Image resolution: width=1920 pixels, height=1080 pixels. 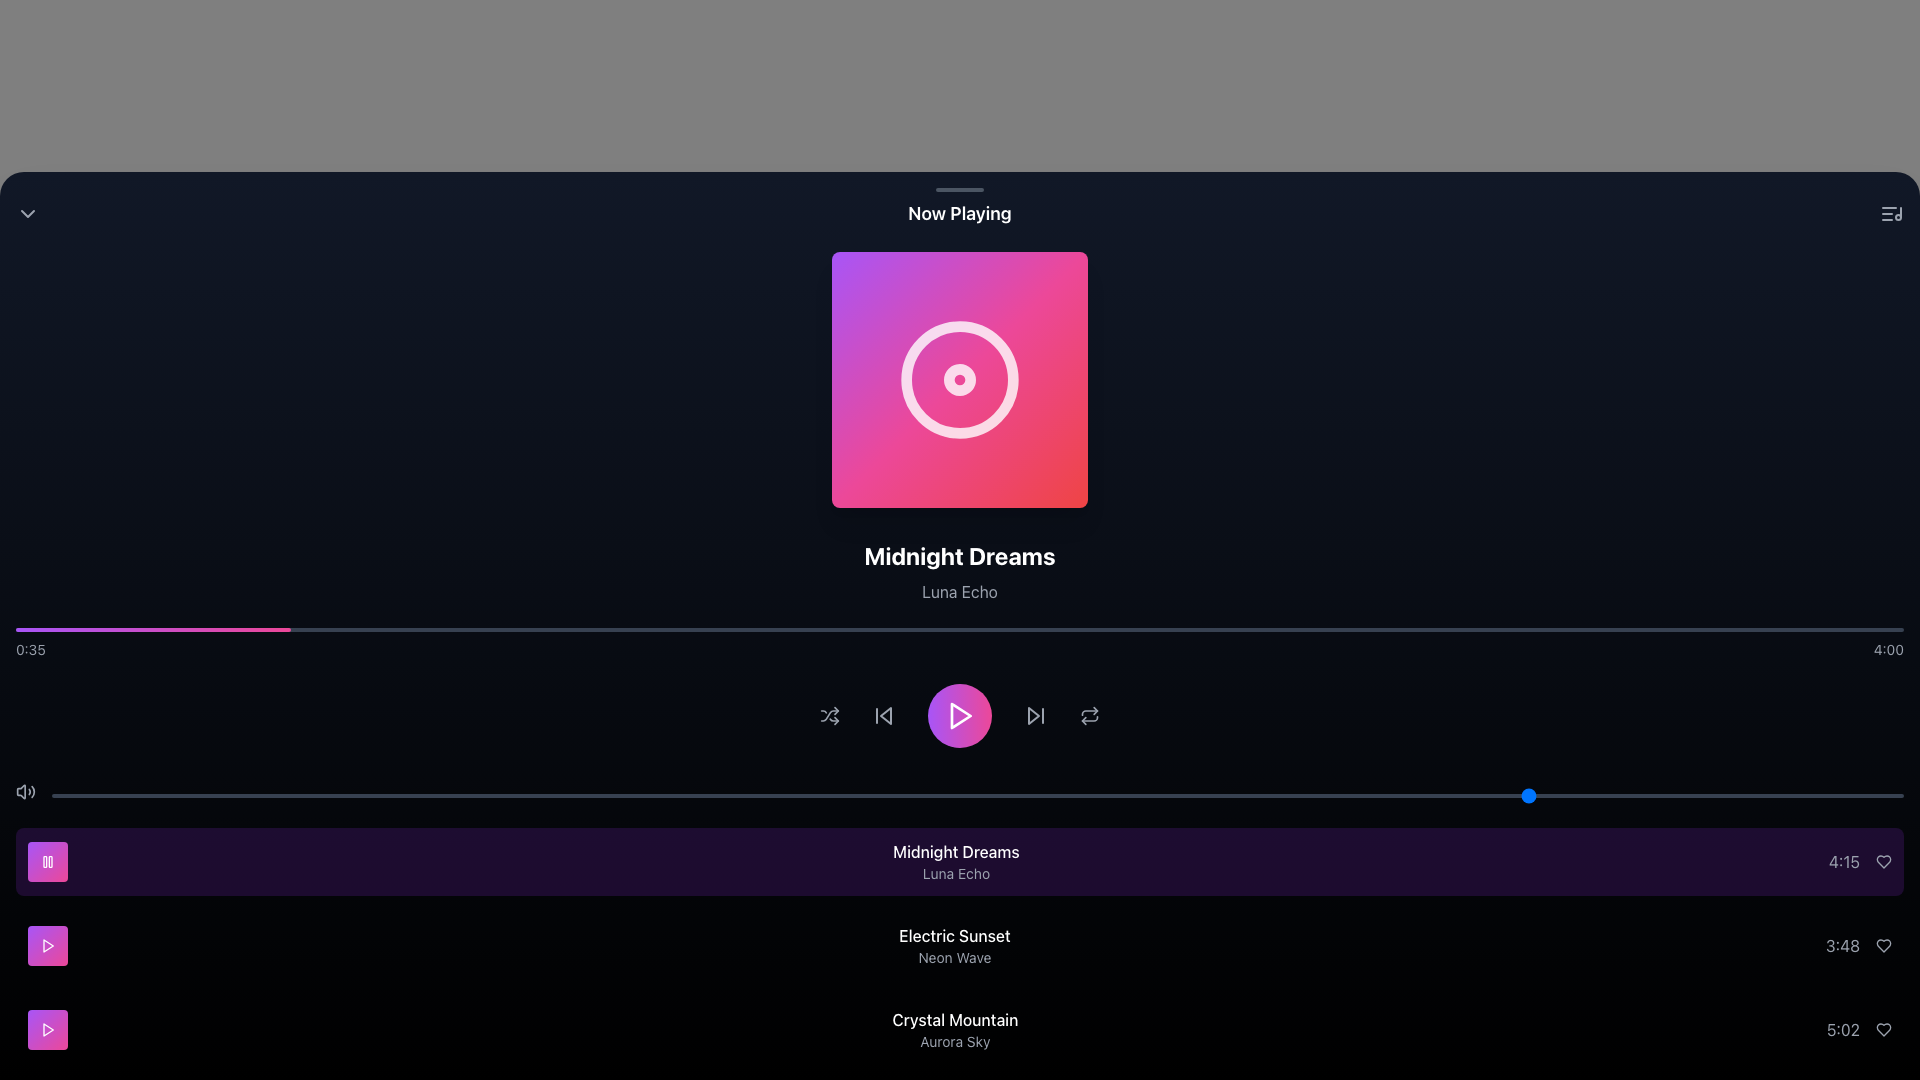 I want to click on the slider value, so click(x=1626, y=794).